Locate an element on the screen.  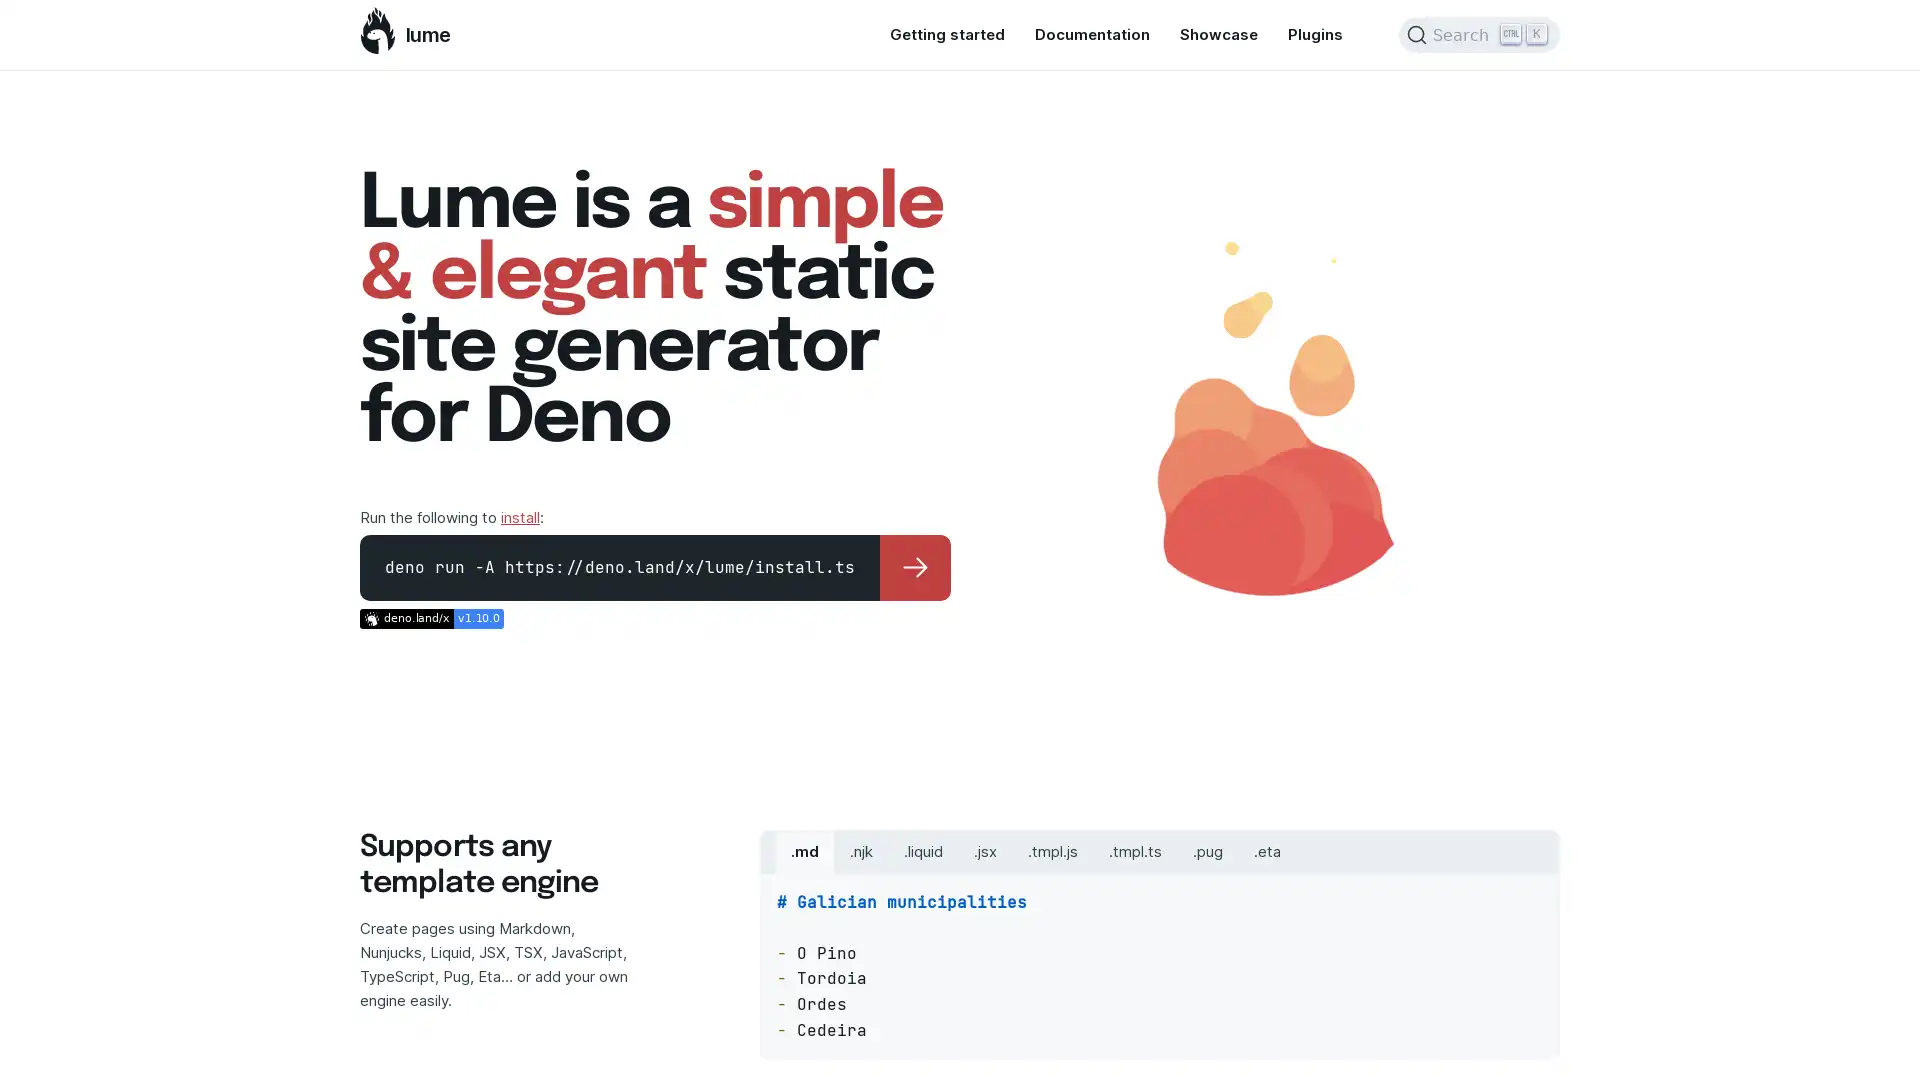
Search is located at coordinates (1479, 34).